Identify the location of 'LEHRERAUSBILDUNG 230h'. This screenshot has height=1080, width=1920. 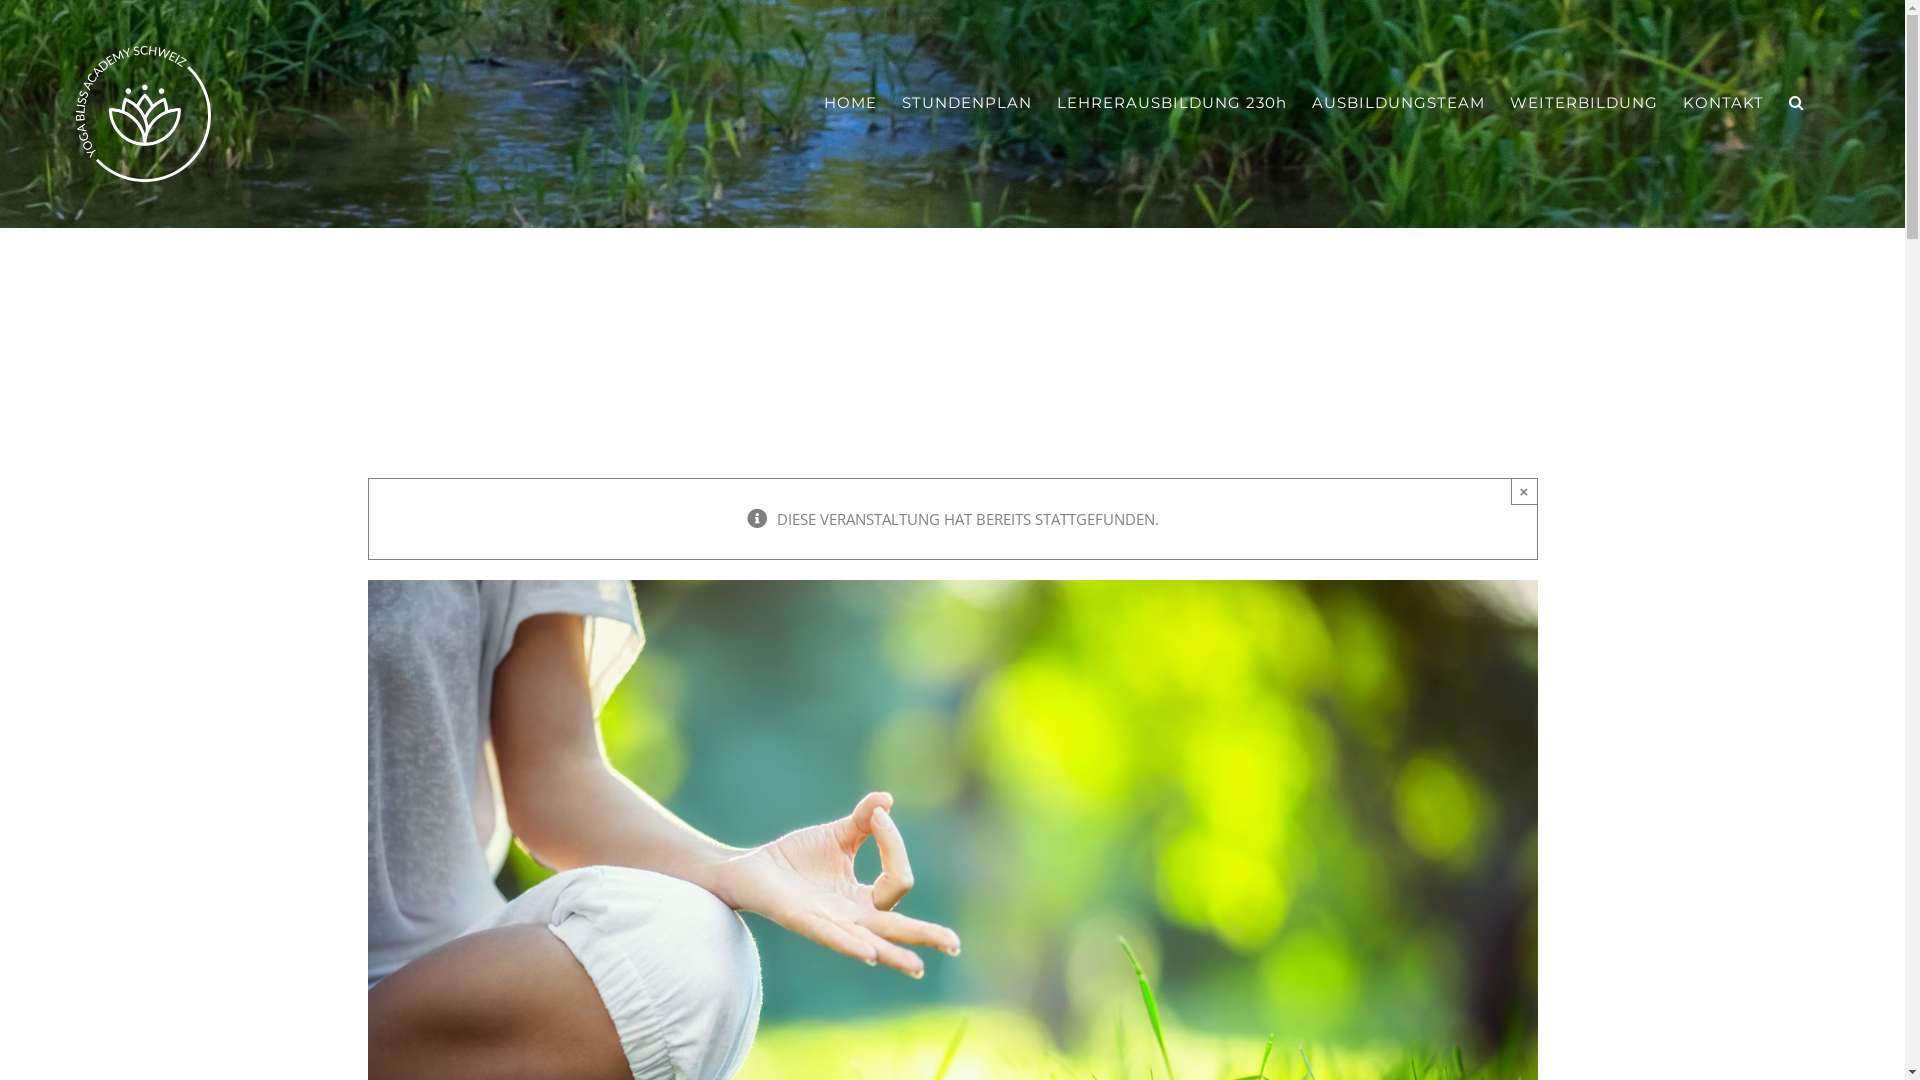
(1171, 102).